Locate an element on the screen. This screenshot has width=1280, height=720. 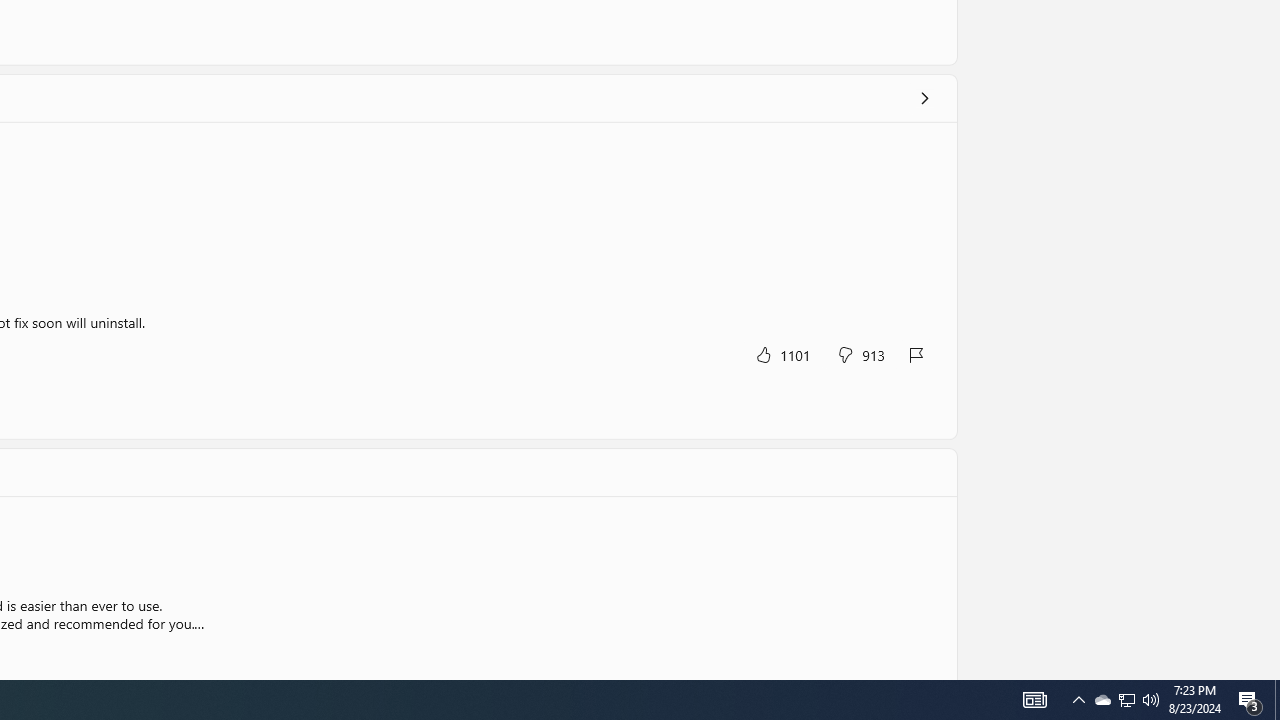
'Report review' is located at coordinates (916, 353).